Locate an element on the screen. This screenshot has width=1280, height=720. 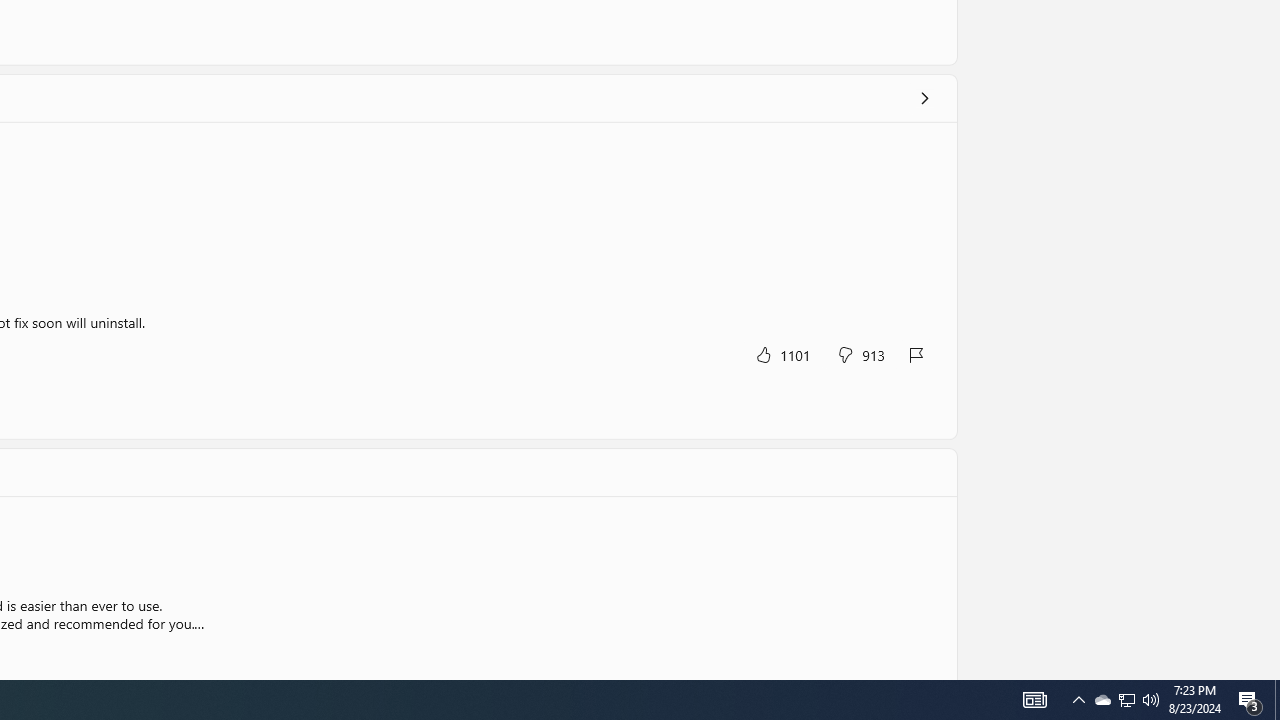
'Report review' is located at coordinates (916, 353).